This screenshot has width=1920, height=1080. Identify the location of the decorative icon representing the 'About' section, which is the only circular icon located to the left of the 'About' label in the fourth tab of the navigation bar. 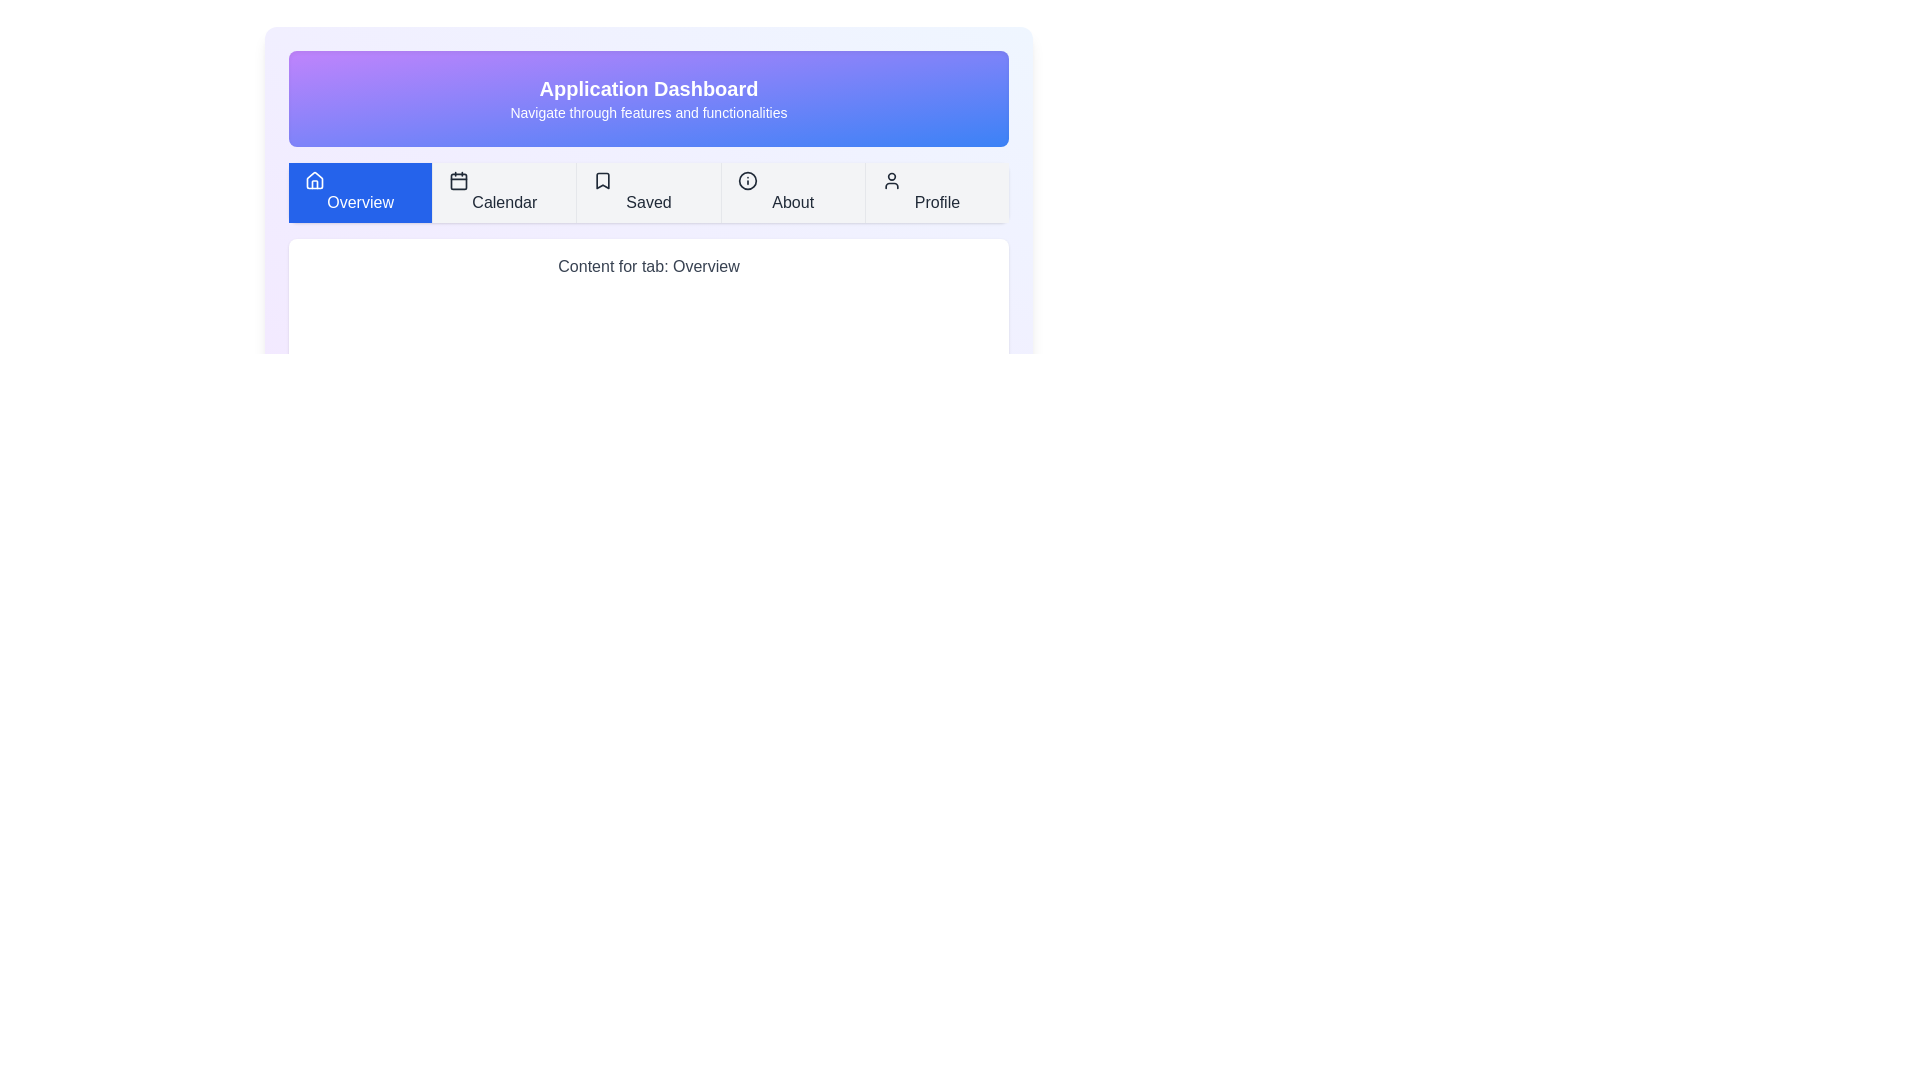
(746, 181).